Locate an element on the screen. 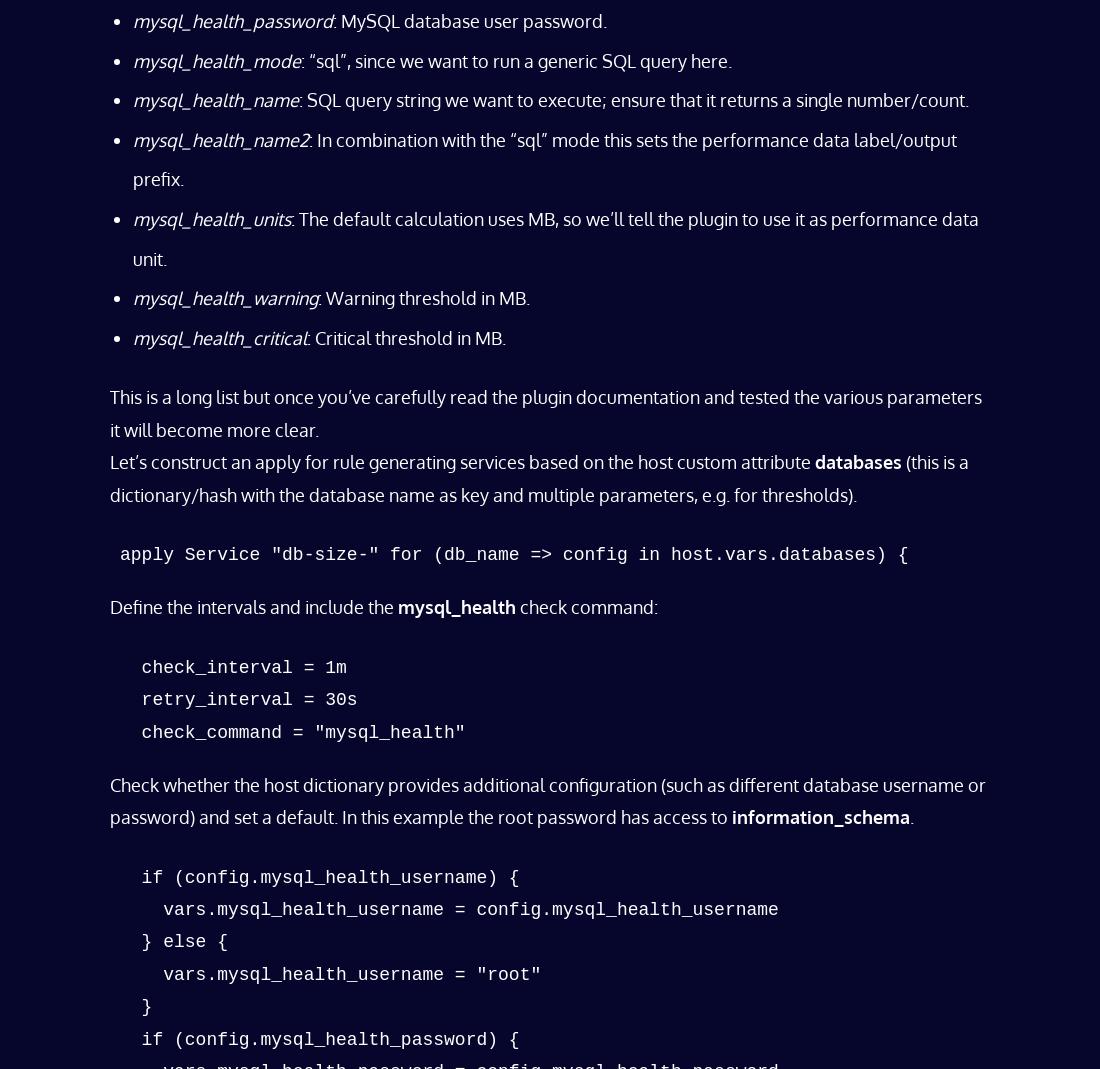 The height and width of the screenshot is (1069, 1100). ': SQL query string we want to execute; ensure that it returns a single number/count.' is located at coordinates (634, 98).